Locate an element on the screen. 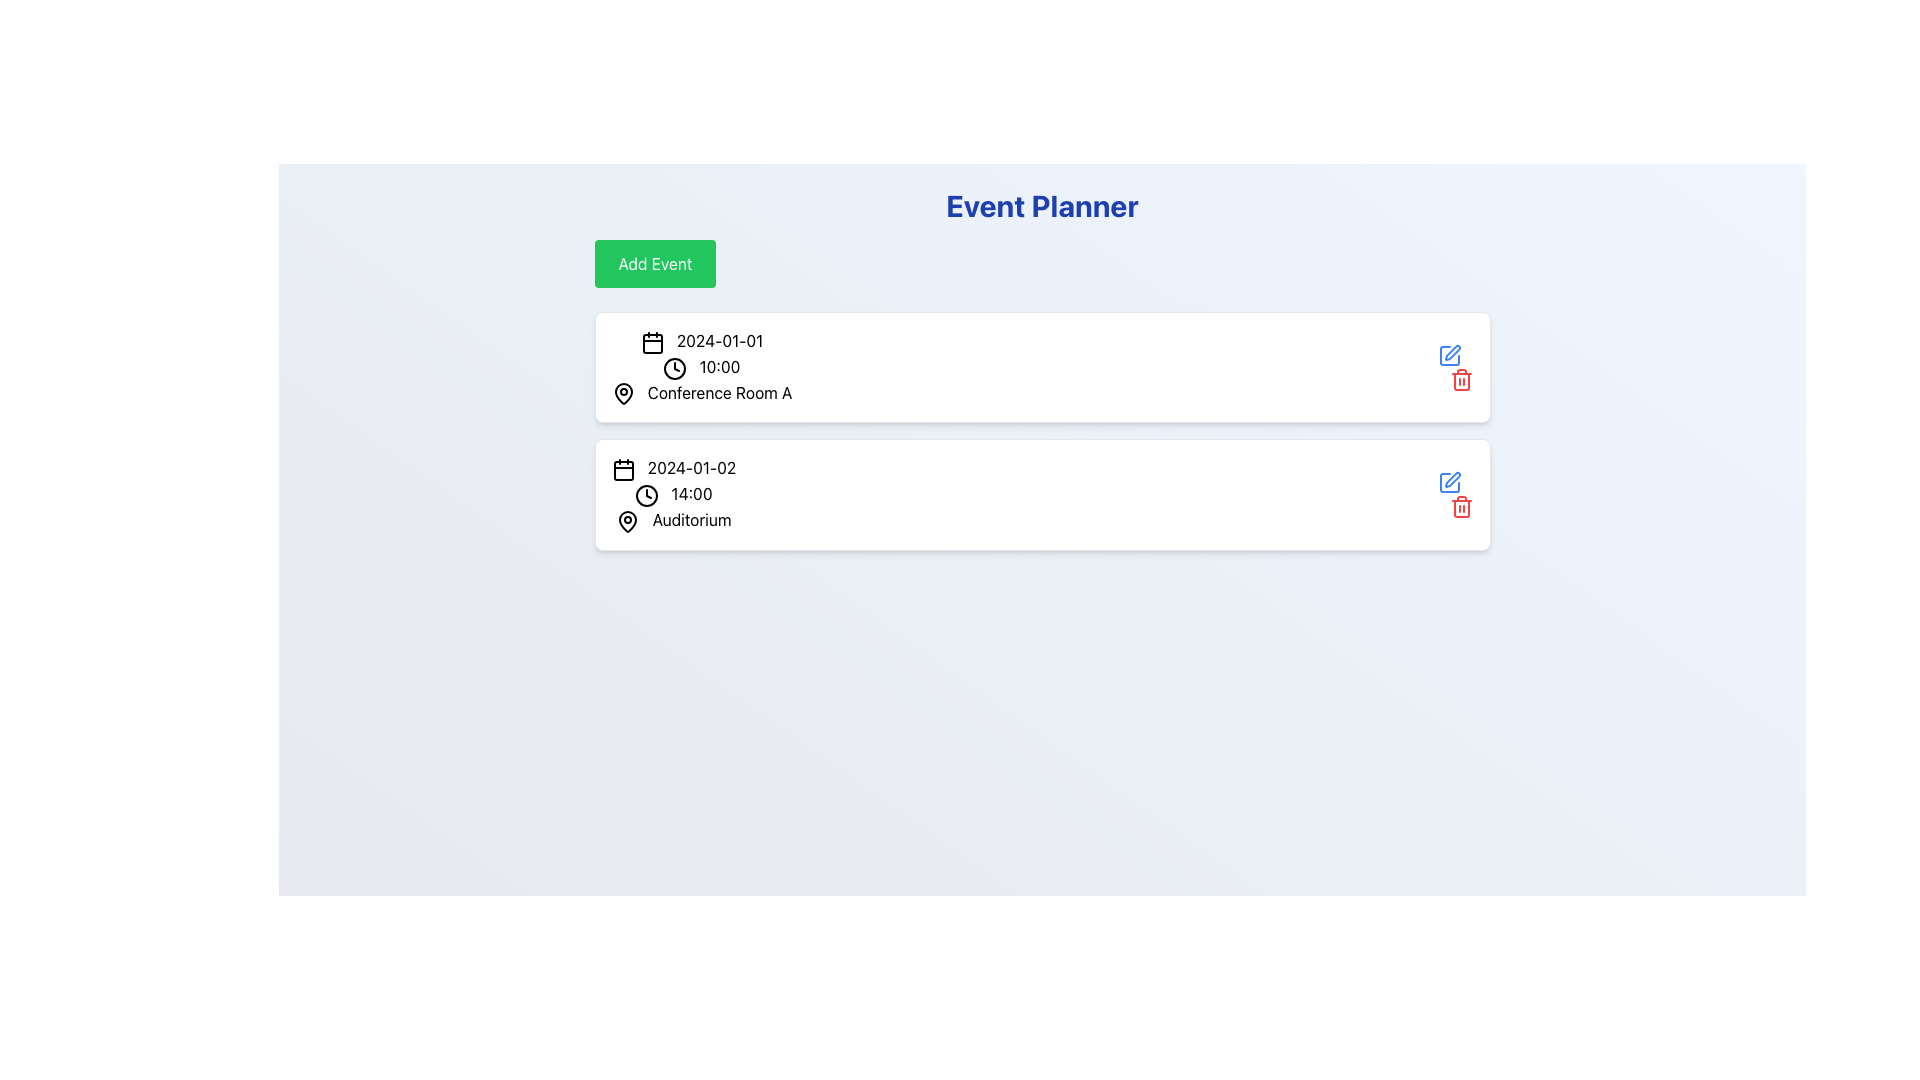  the small square shape with rounded corners, which is depicted in black stroke and white fill, located inside a calendar icon to the left of the event details displaying '2024-01-01 10:00 Conference Room A' is located at coordinates (652, 342).